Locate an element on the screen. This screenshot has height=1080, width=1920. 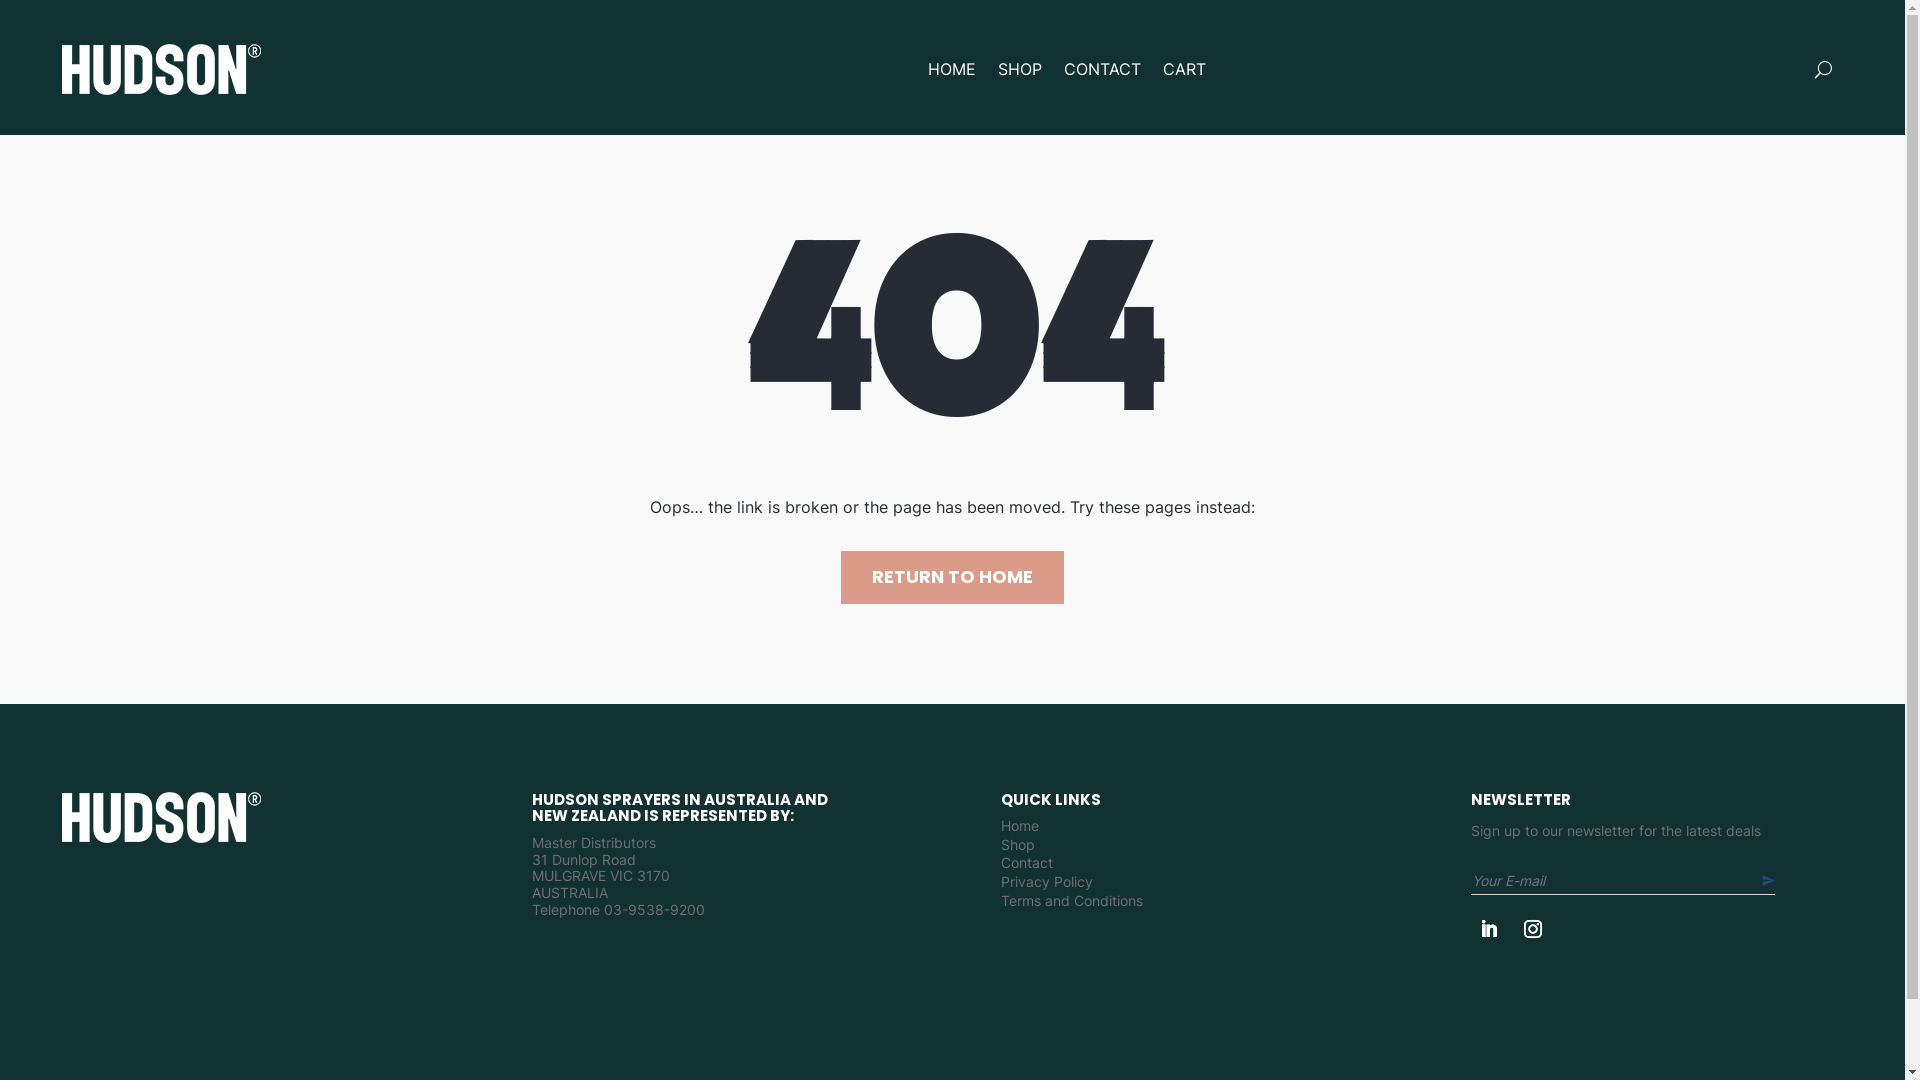
'HOME' is located at coordinates (950, 68).